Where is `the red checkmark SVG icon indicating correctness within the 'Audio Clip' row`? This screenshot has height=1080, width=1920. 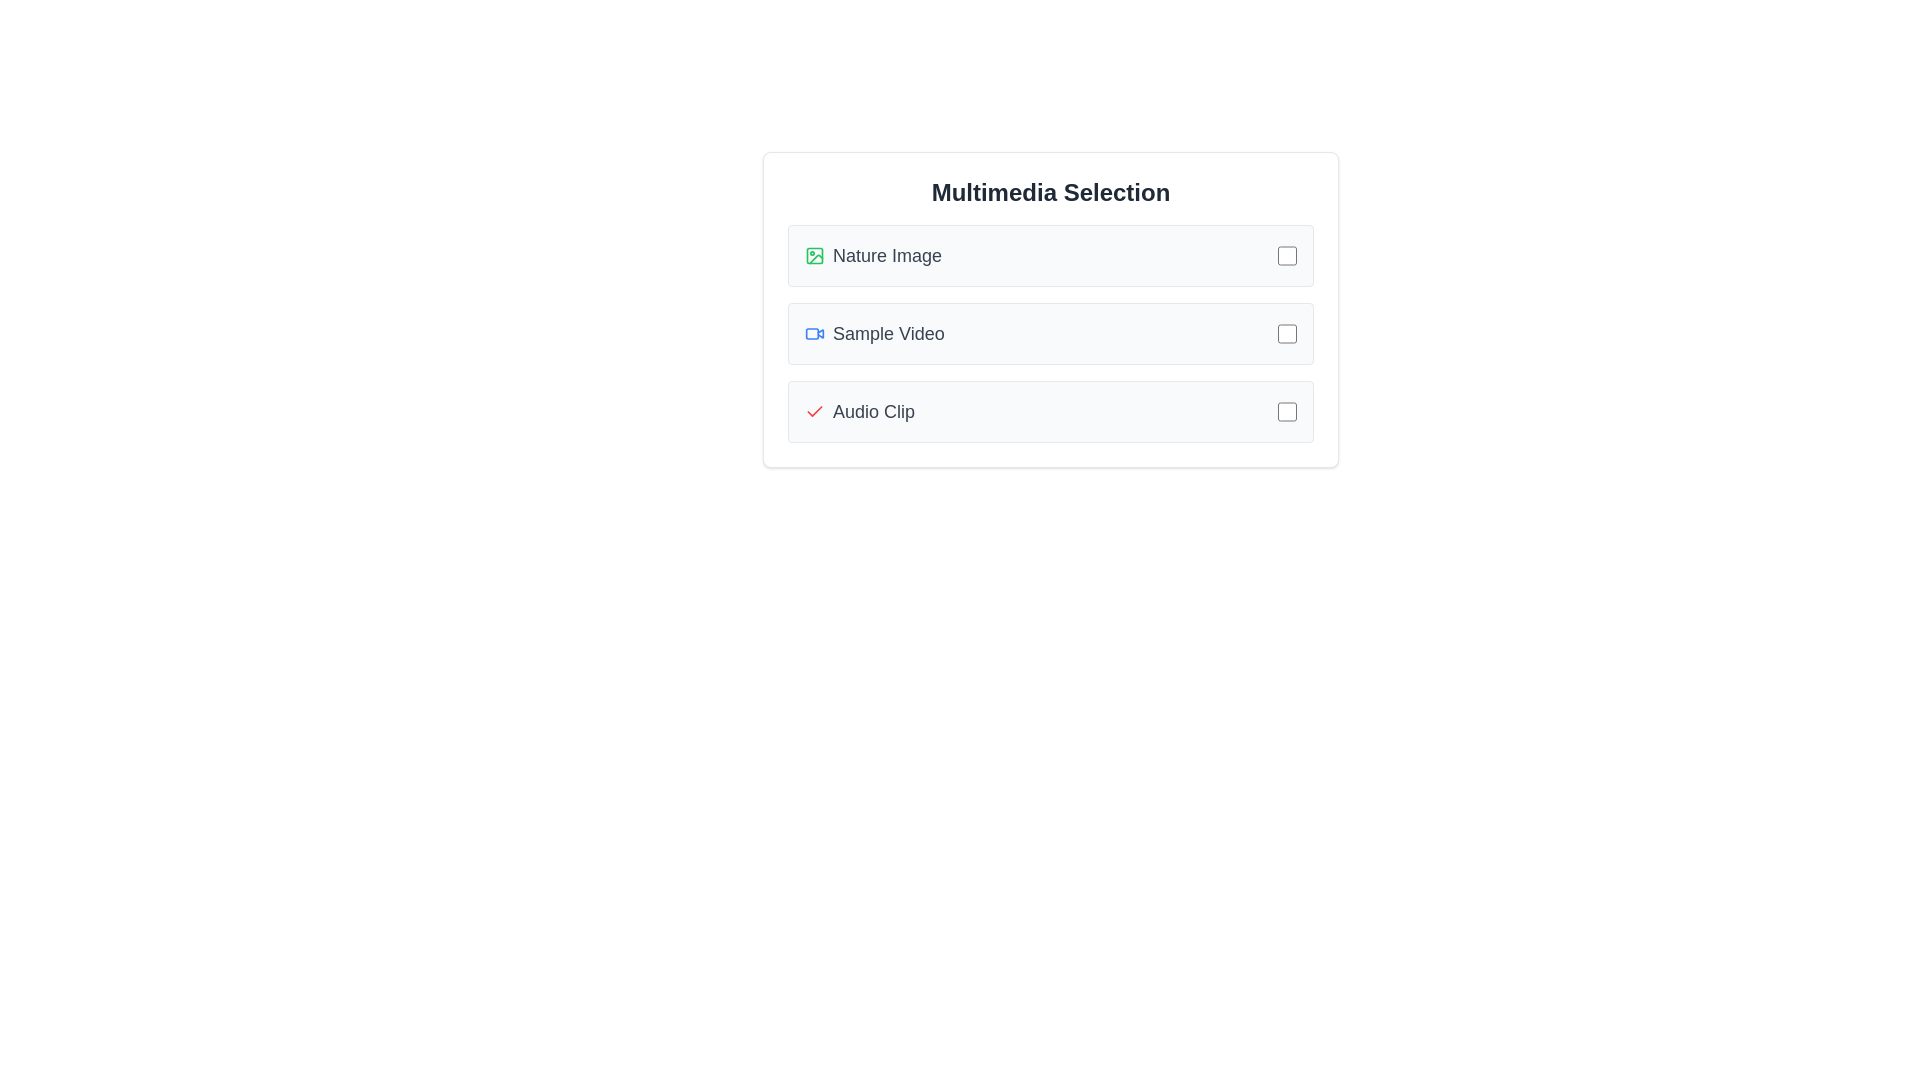 the red checkmark SVG icon indicating correctness within the 'Audio Clip' row is located at coordinates (815, 410).